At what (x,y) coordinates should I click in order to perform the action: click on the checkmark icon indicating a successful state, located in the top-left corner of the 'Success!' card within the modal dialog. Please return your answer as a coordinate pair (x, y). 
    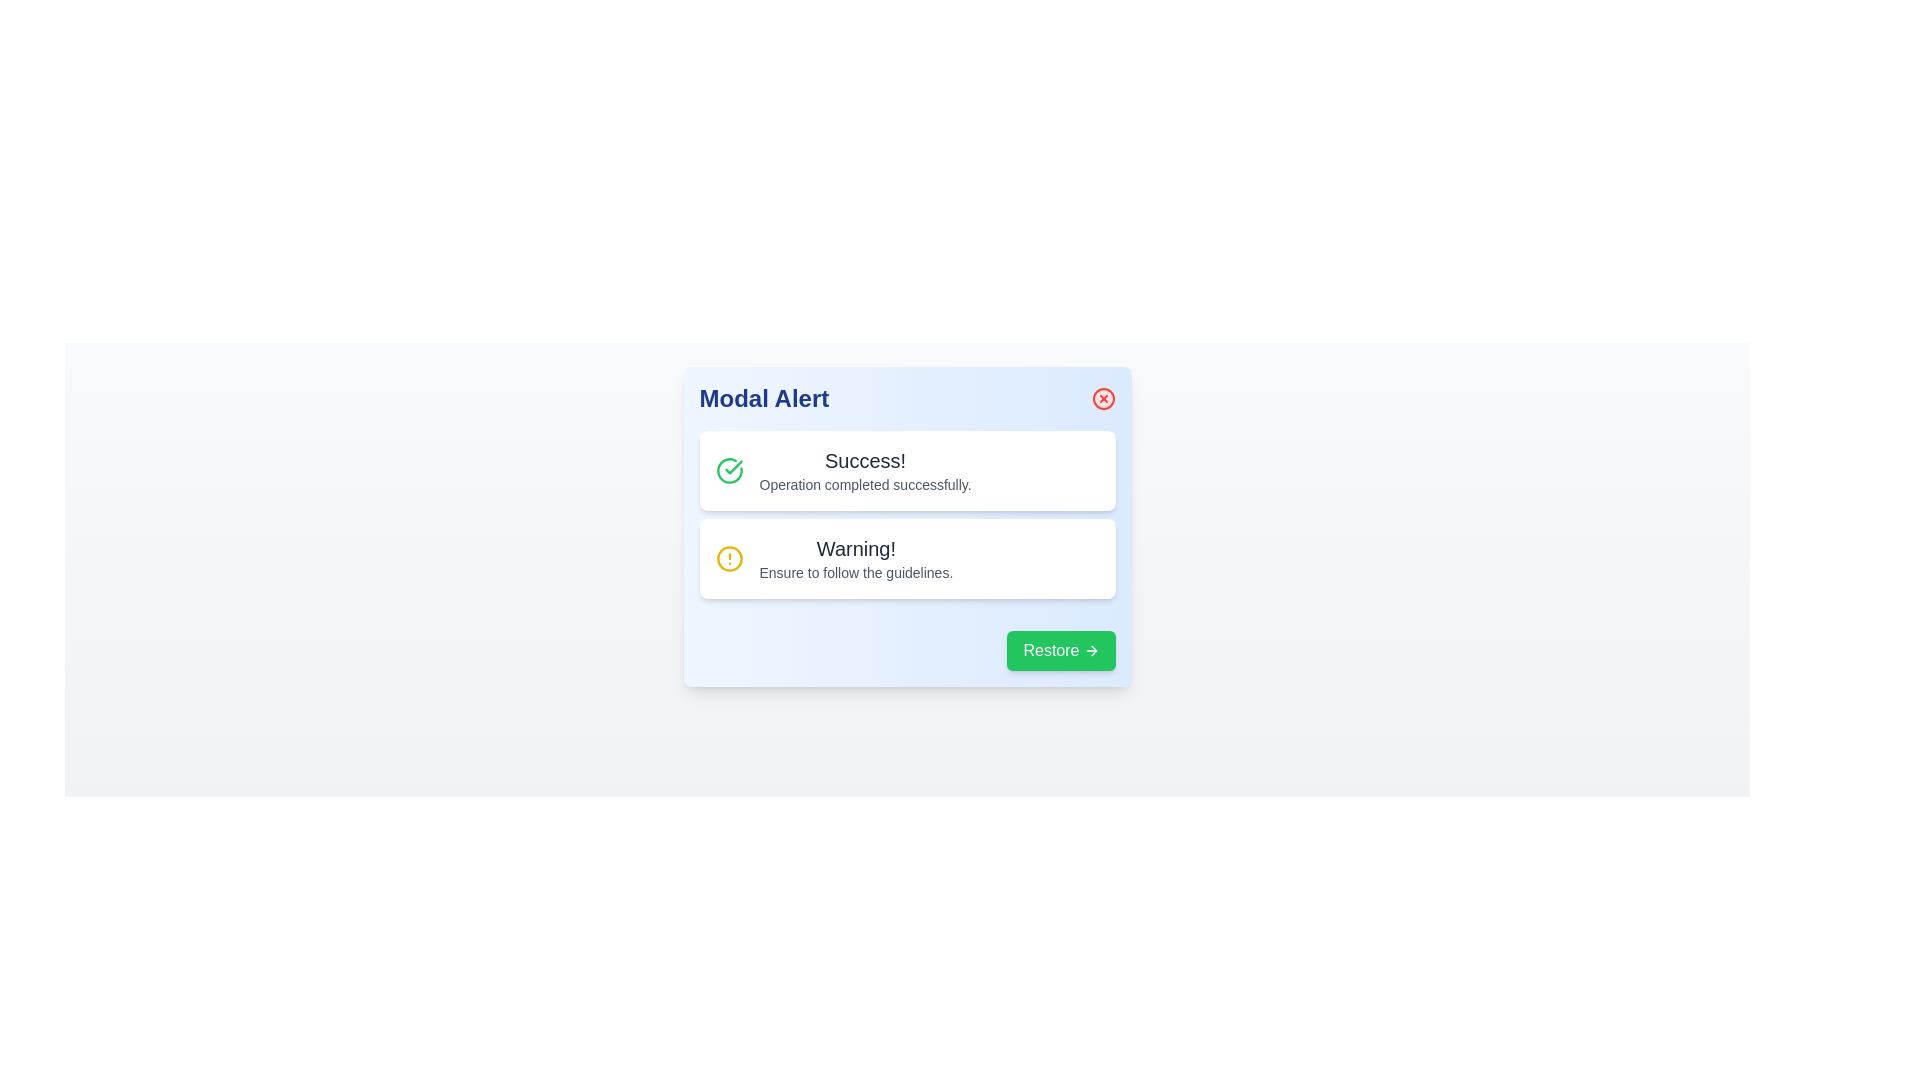
    Looking at the image, I should click on (732, 467).